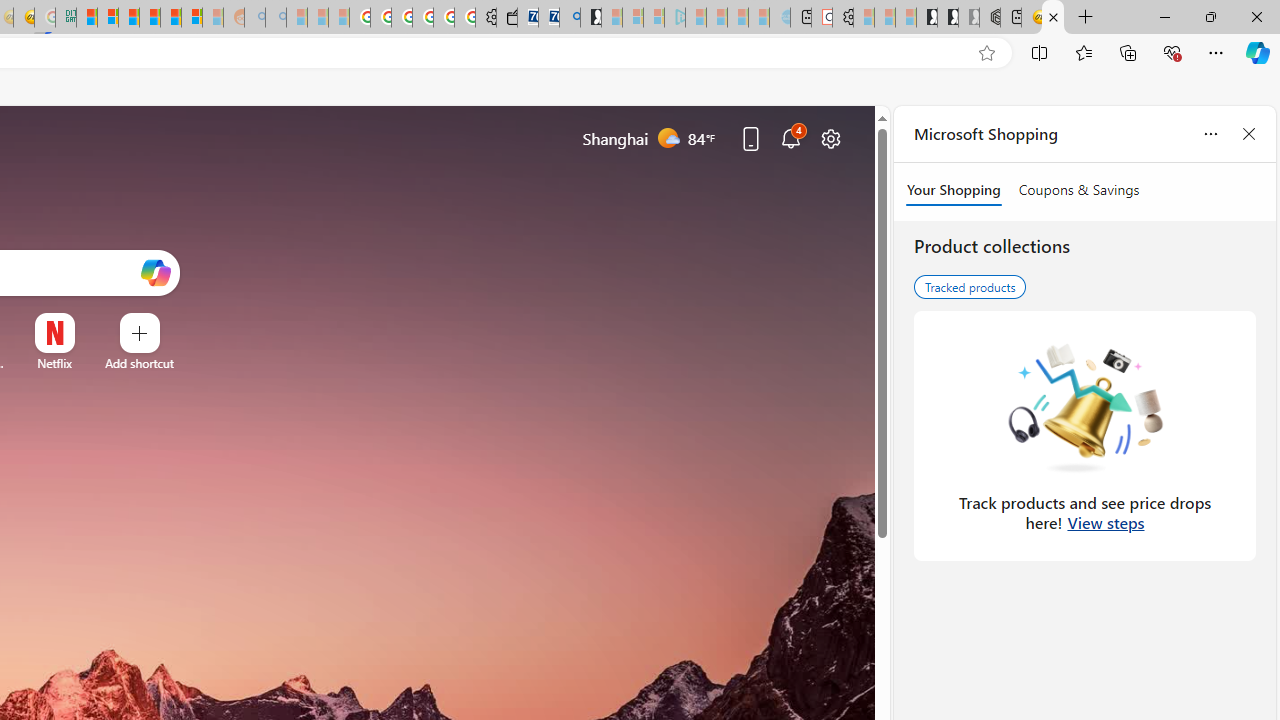 This screenshot has height=720, width=1280. Describe the element at coordinates (790, 137) in the screenshot. I see `'Notifications'` at that location.